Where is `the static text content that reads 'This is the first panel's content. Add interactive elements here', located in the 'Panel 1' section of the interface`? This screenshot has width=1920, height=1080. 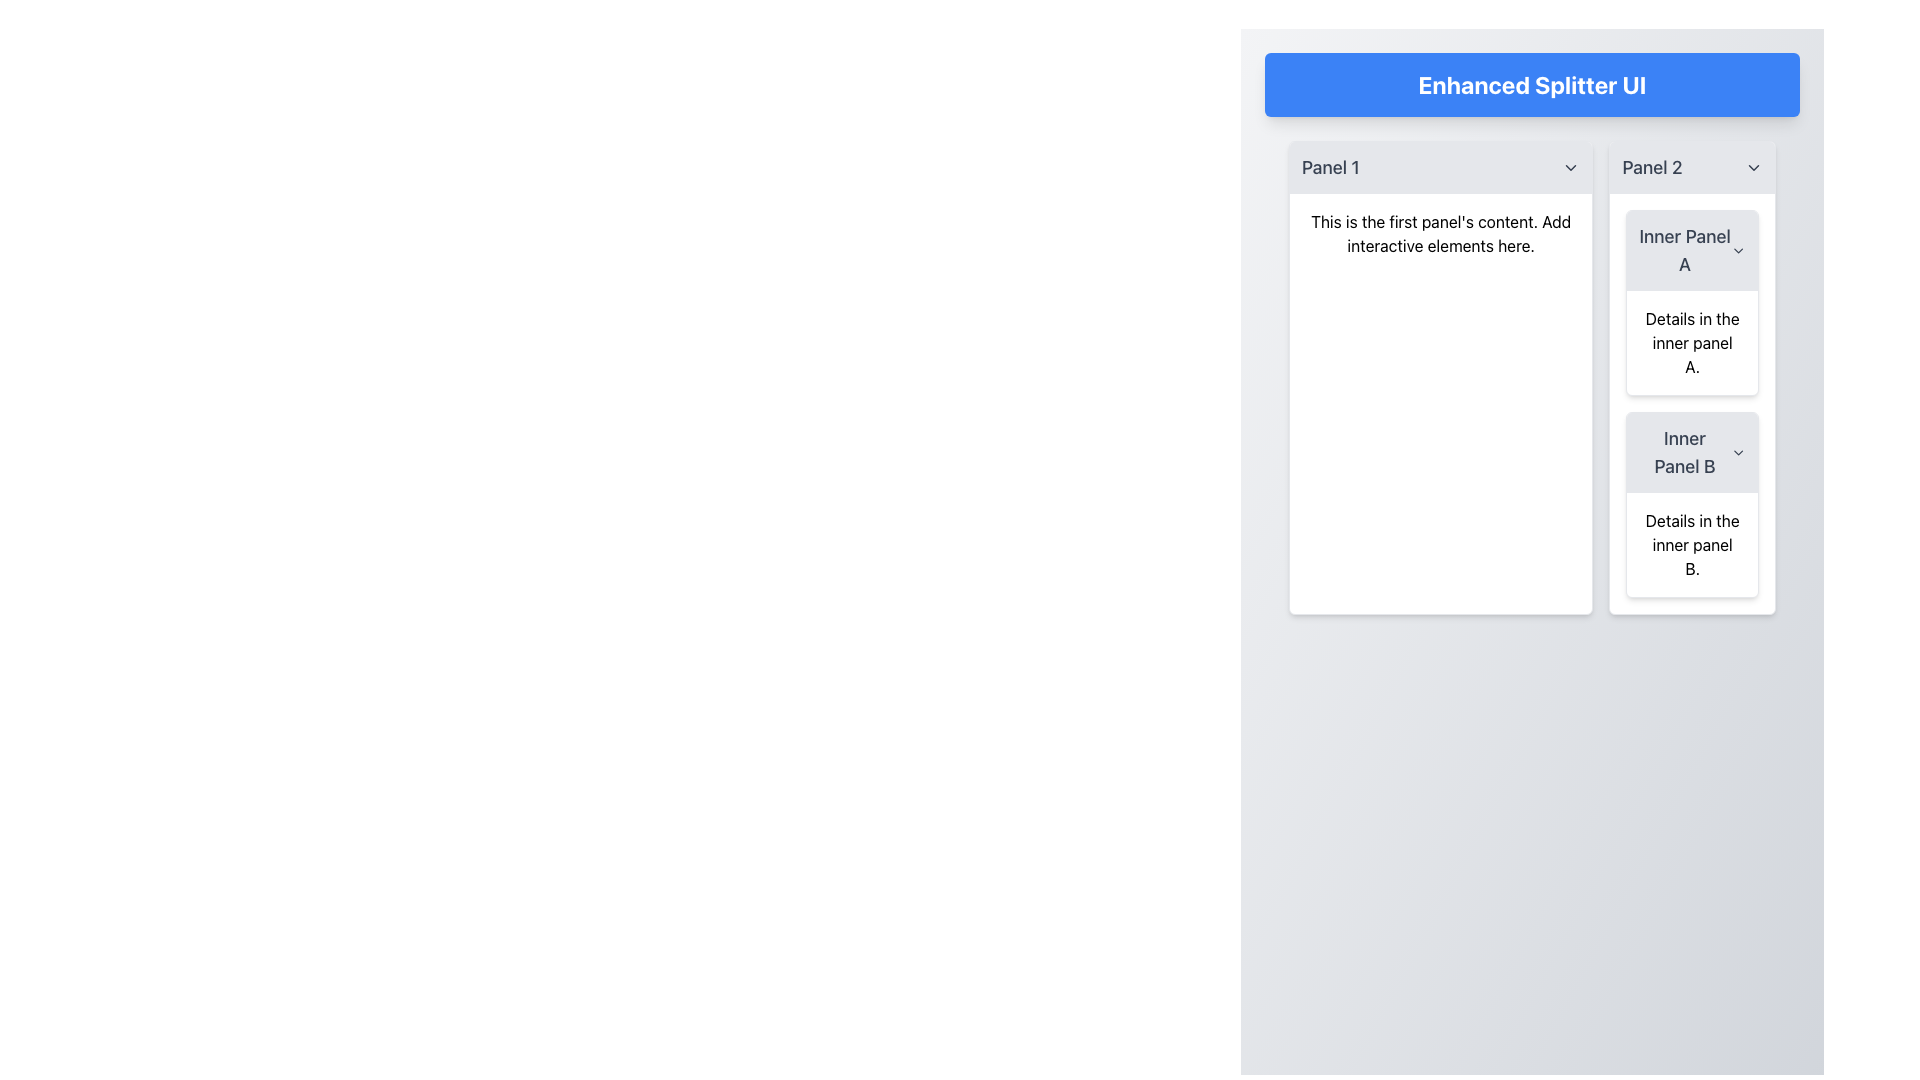
the static text content that reads 'This is the first panel's content. Add interactive elements here', located in the 'Panel 1' section of the interface is located at coordinates (1441, 233).